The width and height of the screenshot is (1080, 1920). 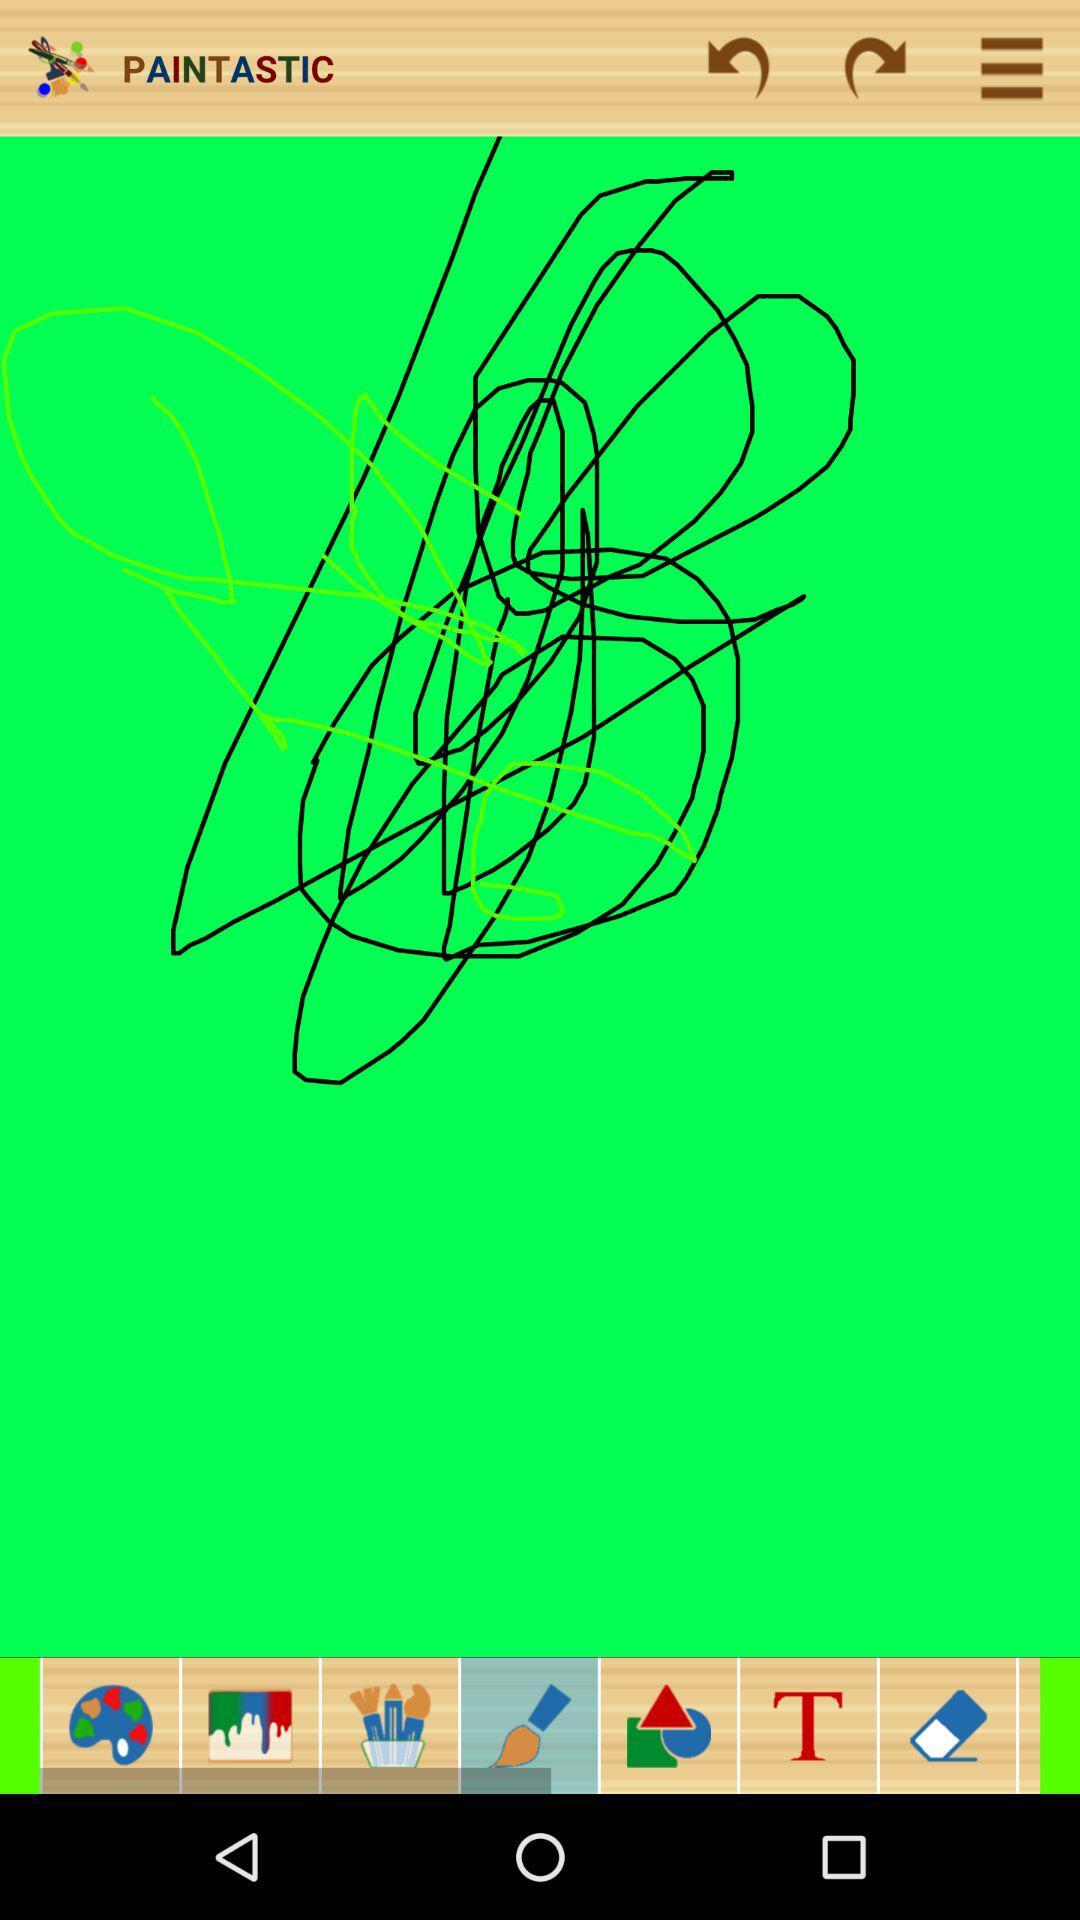 What do you see at coordinates (874, 68) in the screenshot?
I see `the redo icon` at bounding box center [874, 68].